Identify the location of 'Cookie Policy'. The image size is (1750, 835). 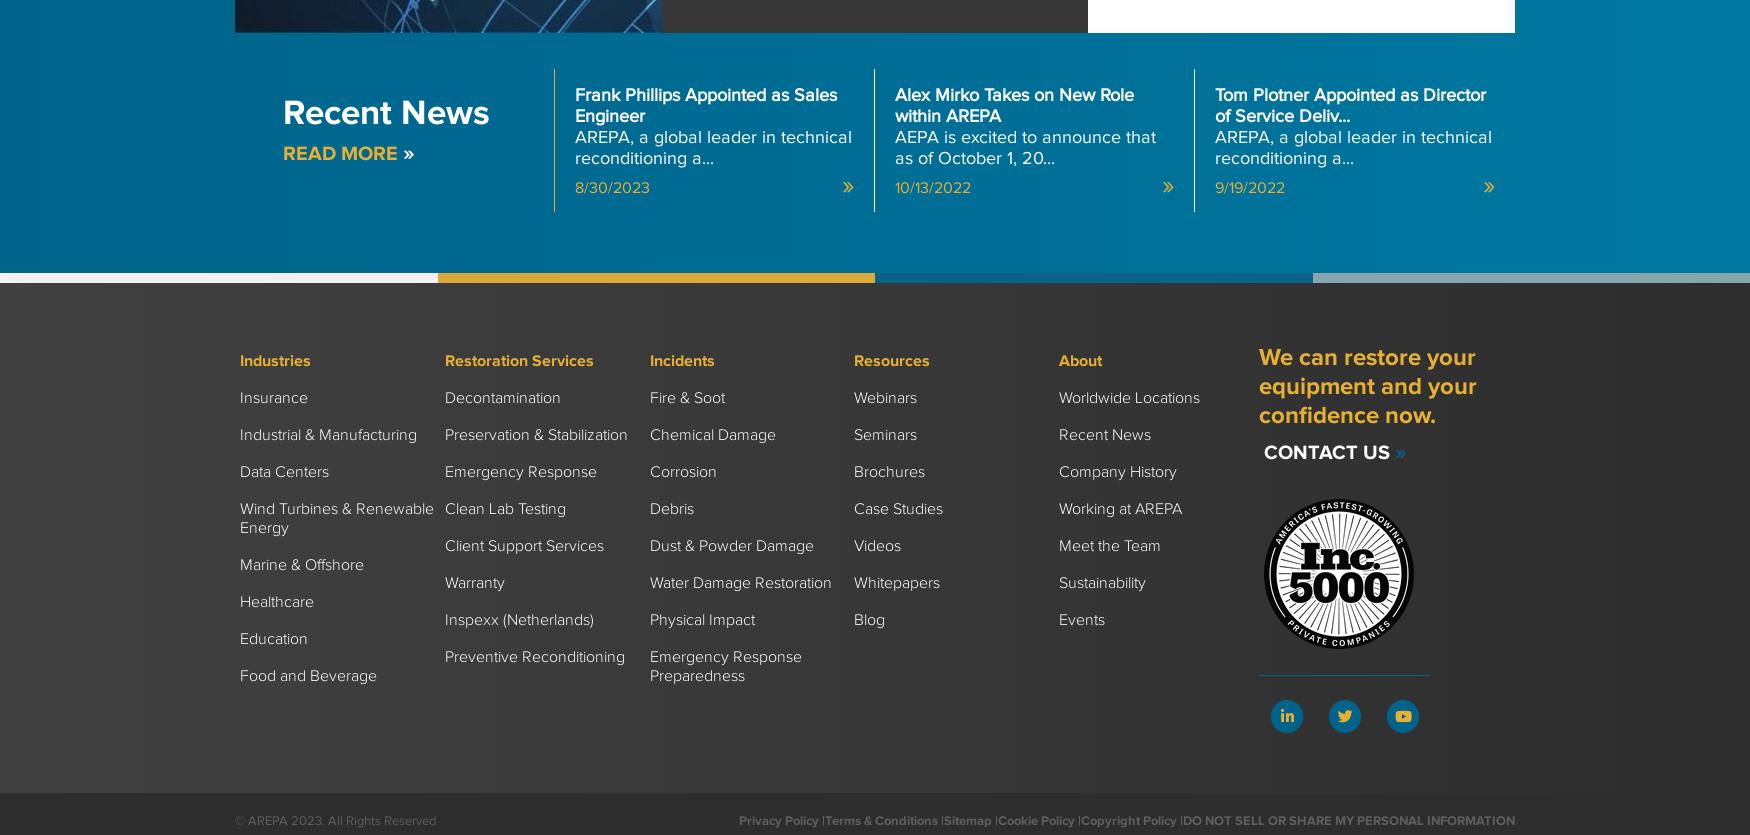
(1035, 819).